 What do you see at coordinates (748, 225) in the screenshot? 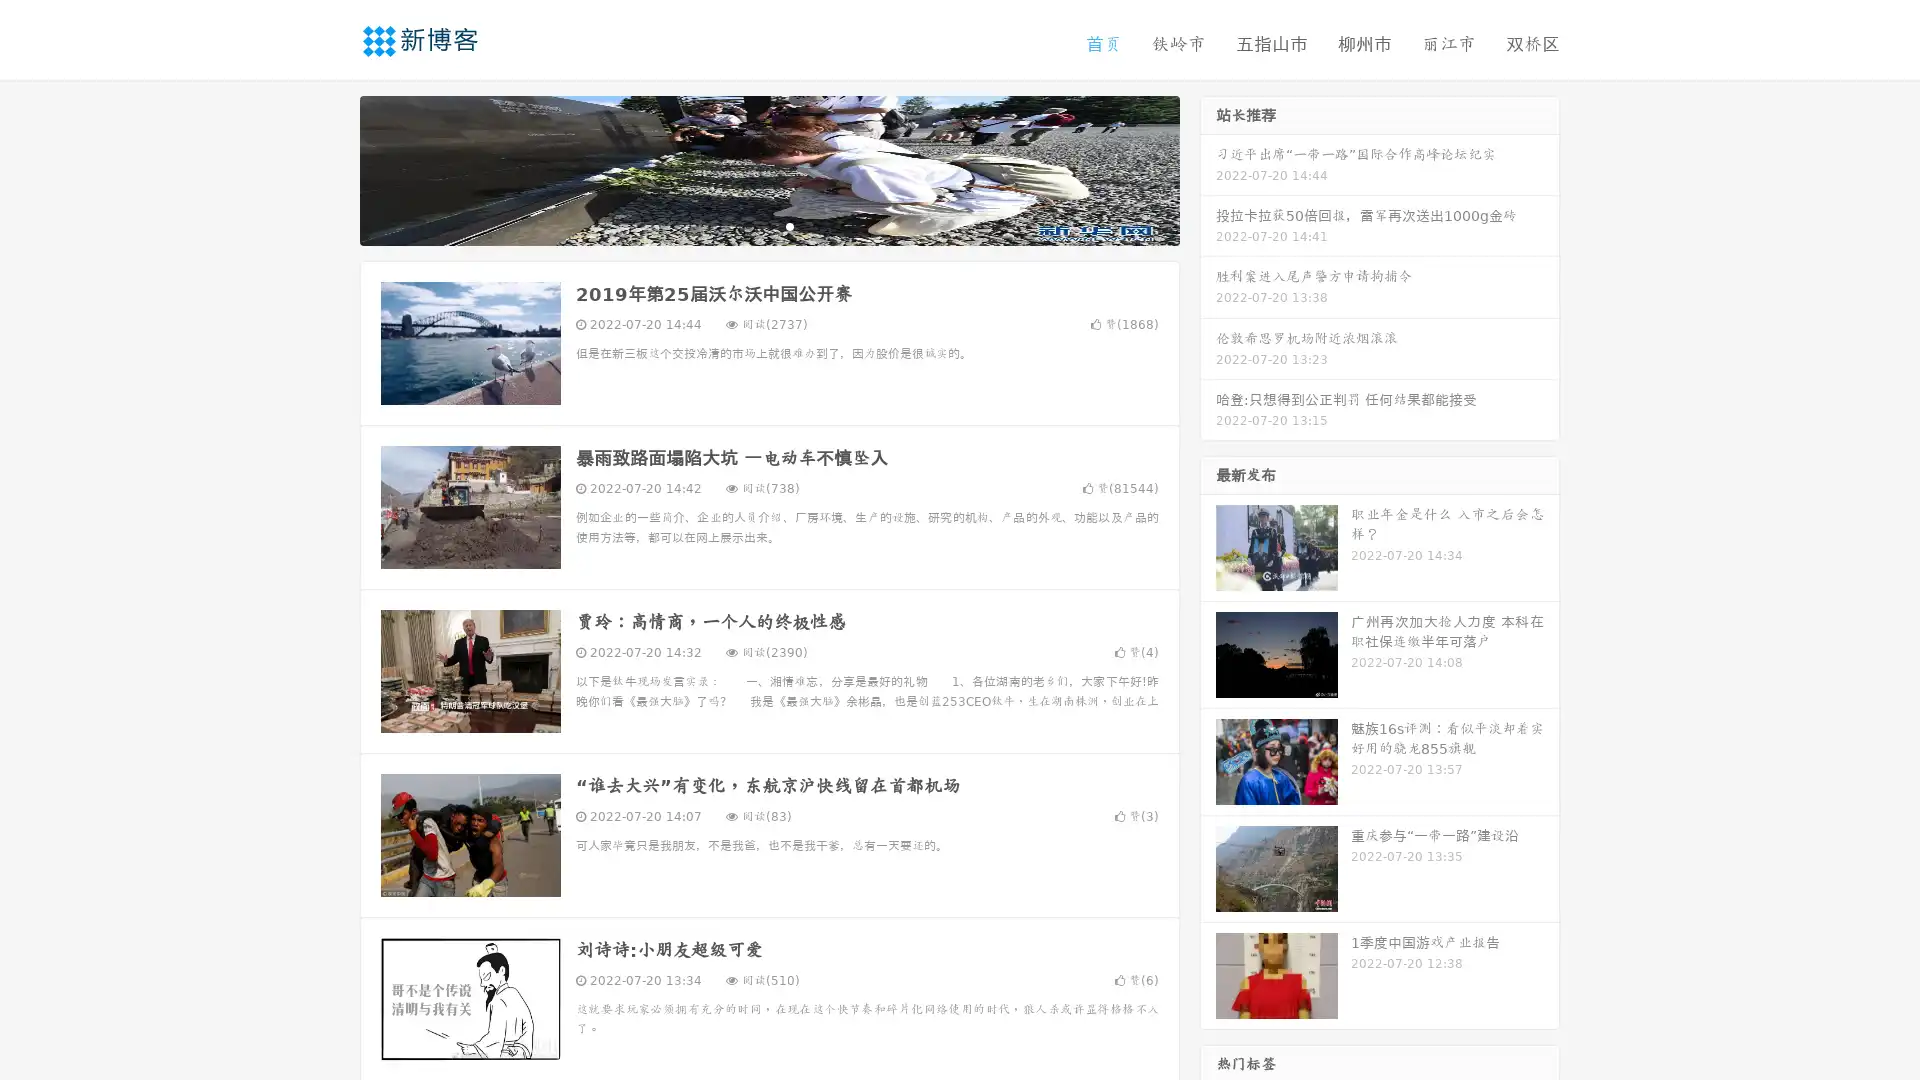
I see `Go to slide 1` at bounding box center [748, 225].